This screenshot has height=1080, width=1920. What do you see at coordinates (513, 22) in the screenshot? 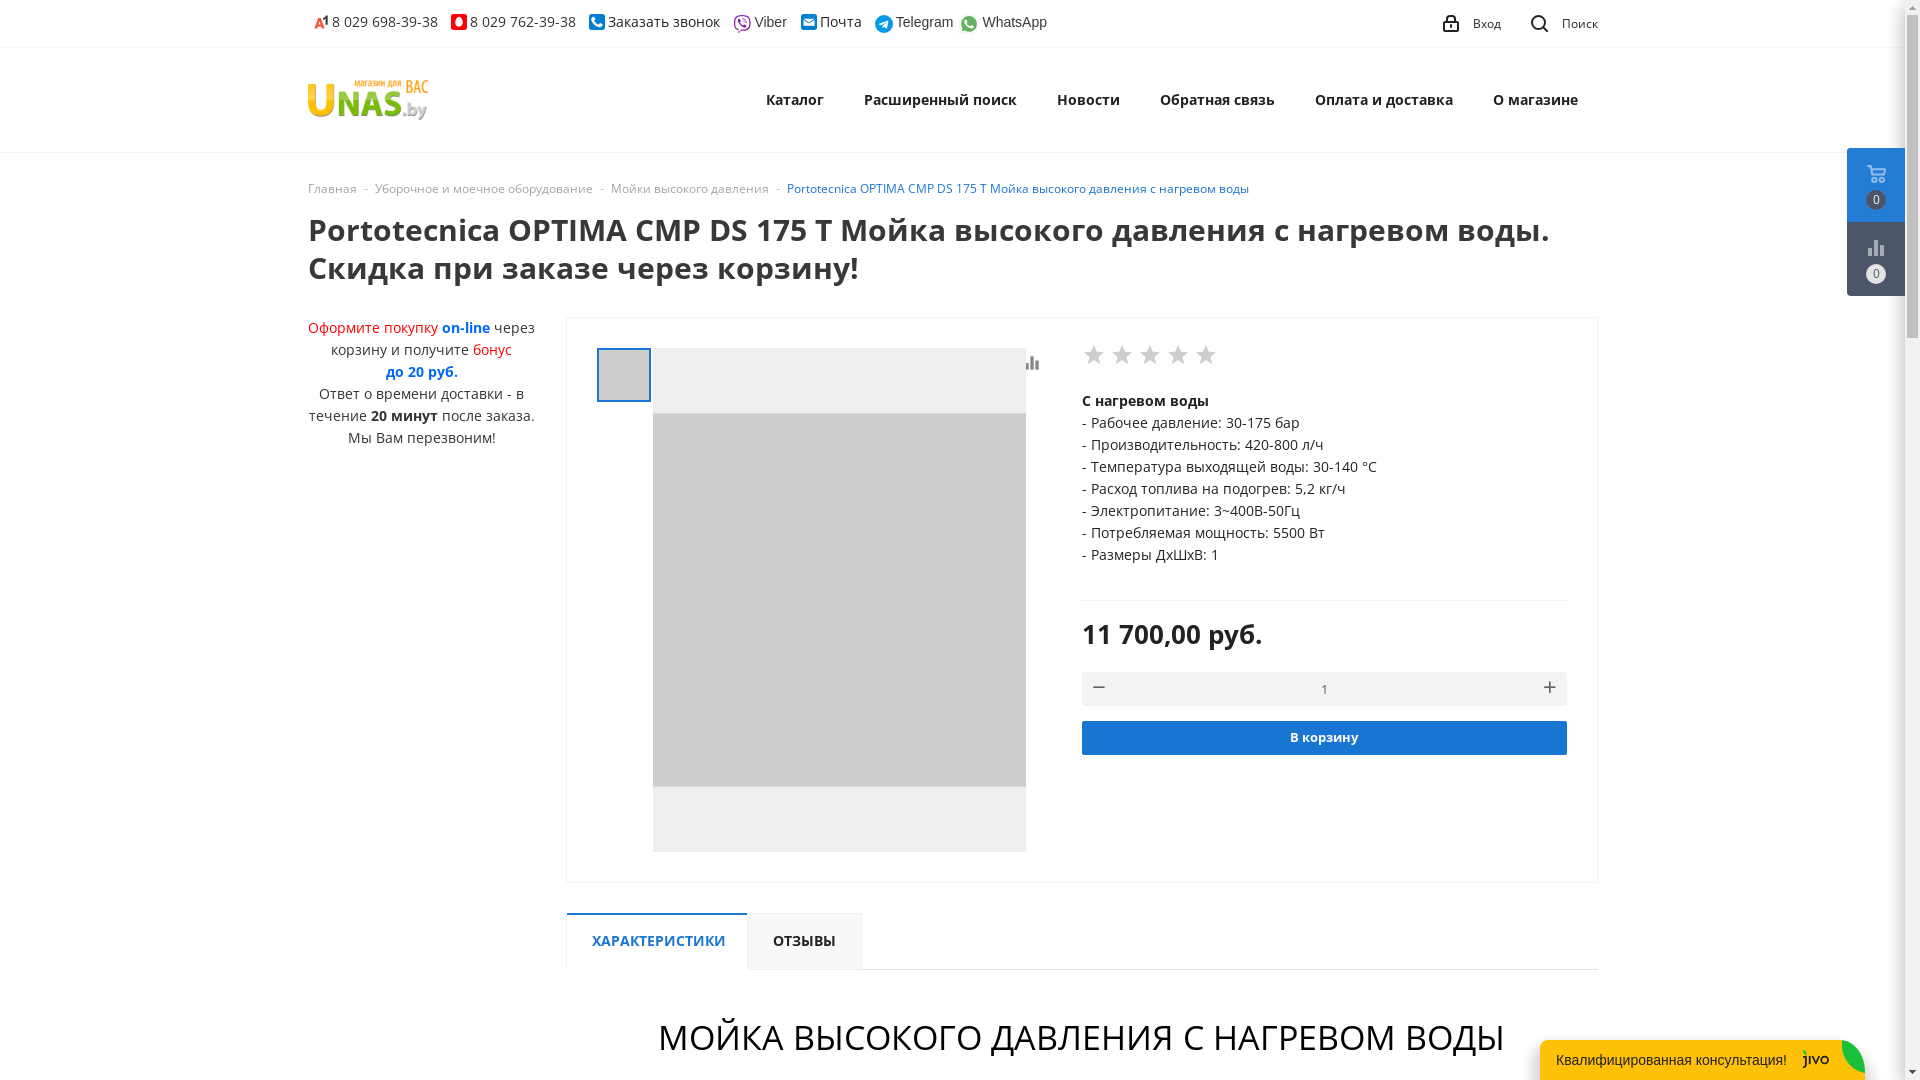
I see `'8 029 762-39-38'` at bounding box center [513, 22].